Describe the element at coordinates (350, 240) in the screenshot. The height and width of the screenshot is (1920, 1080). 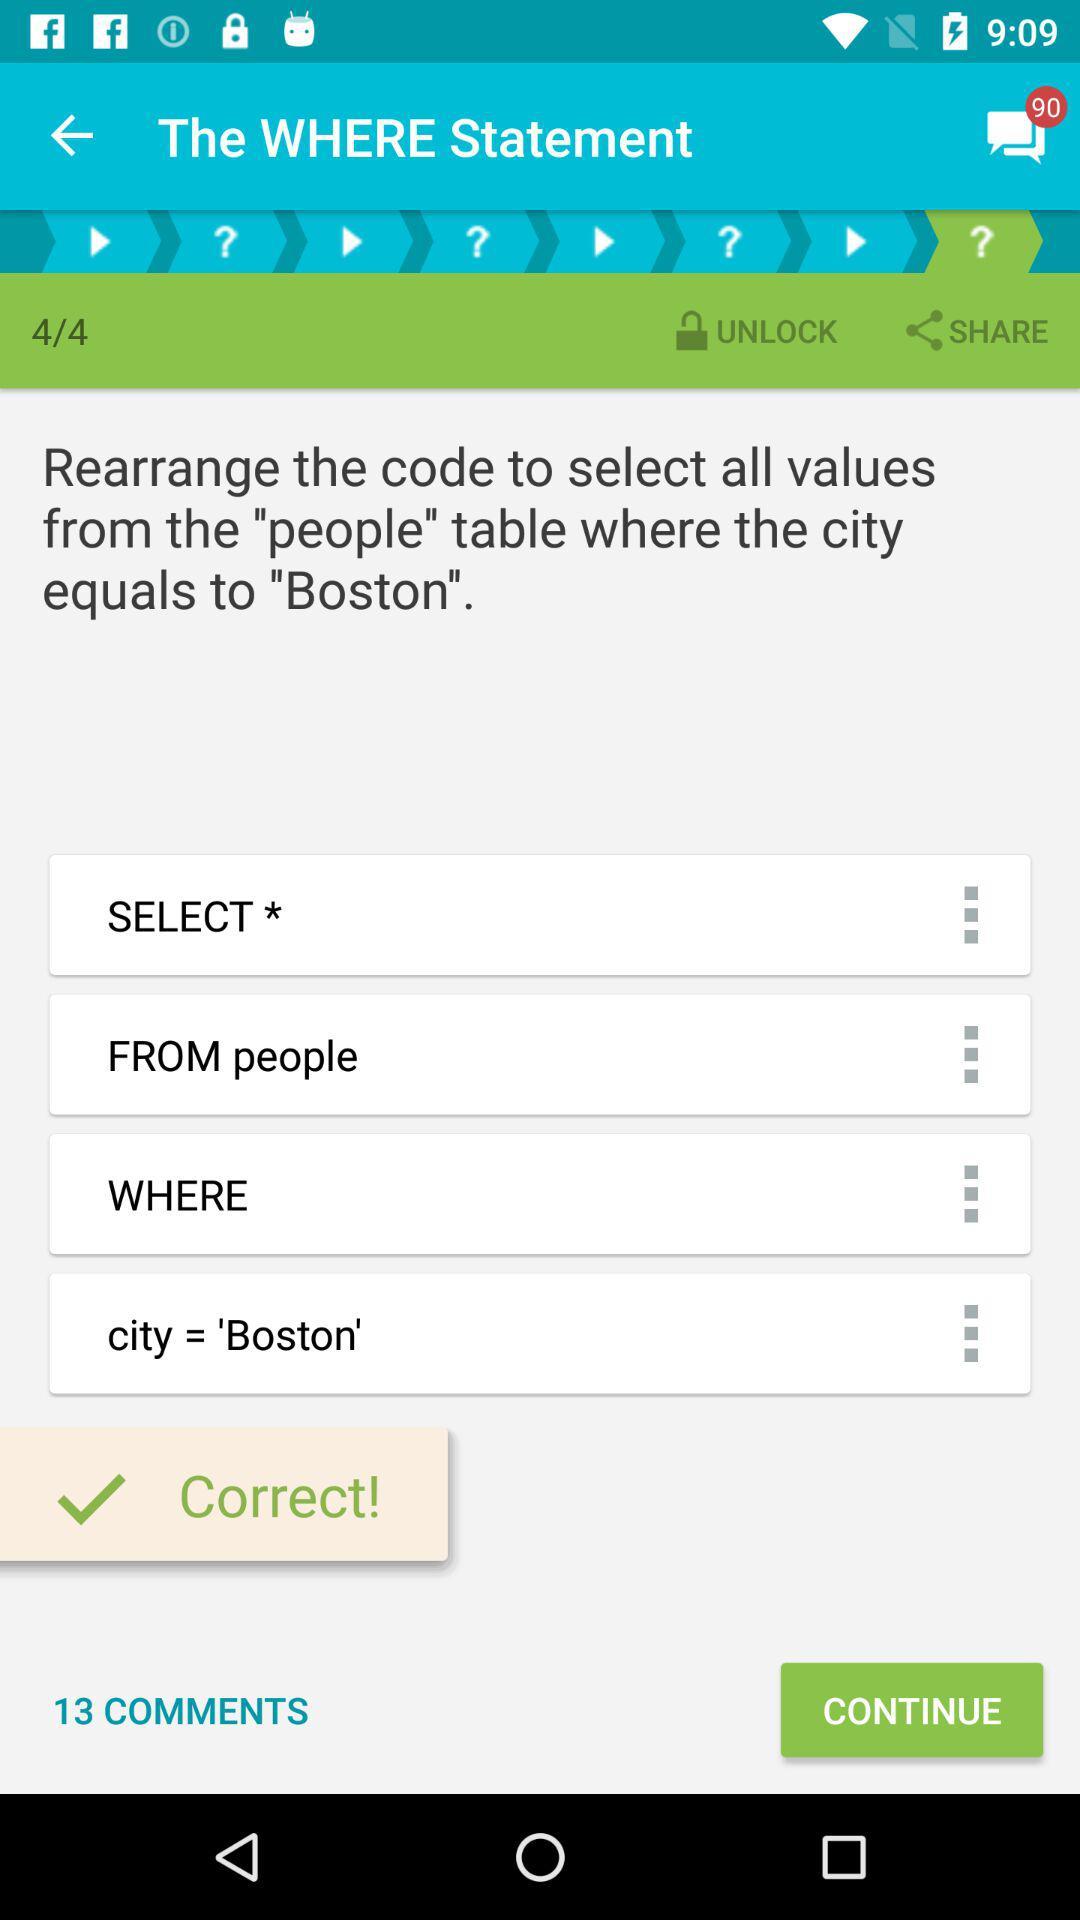
I see `next page` at that location.